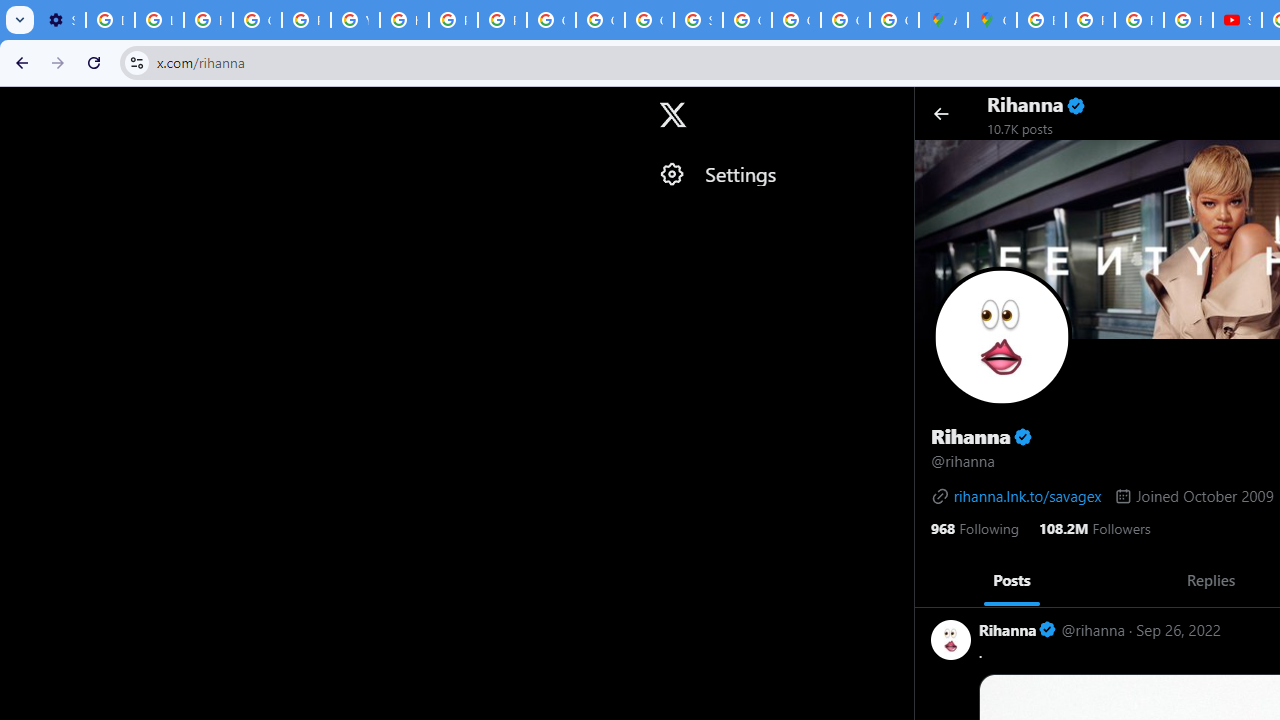  Describe the element at coordinates (1236, 20) in the screenshot. I see `'Subscriptions - YouTube'` at that location.